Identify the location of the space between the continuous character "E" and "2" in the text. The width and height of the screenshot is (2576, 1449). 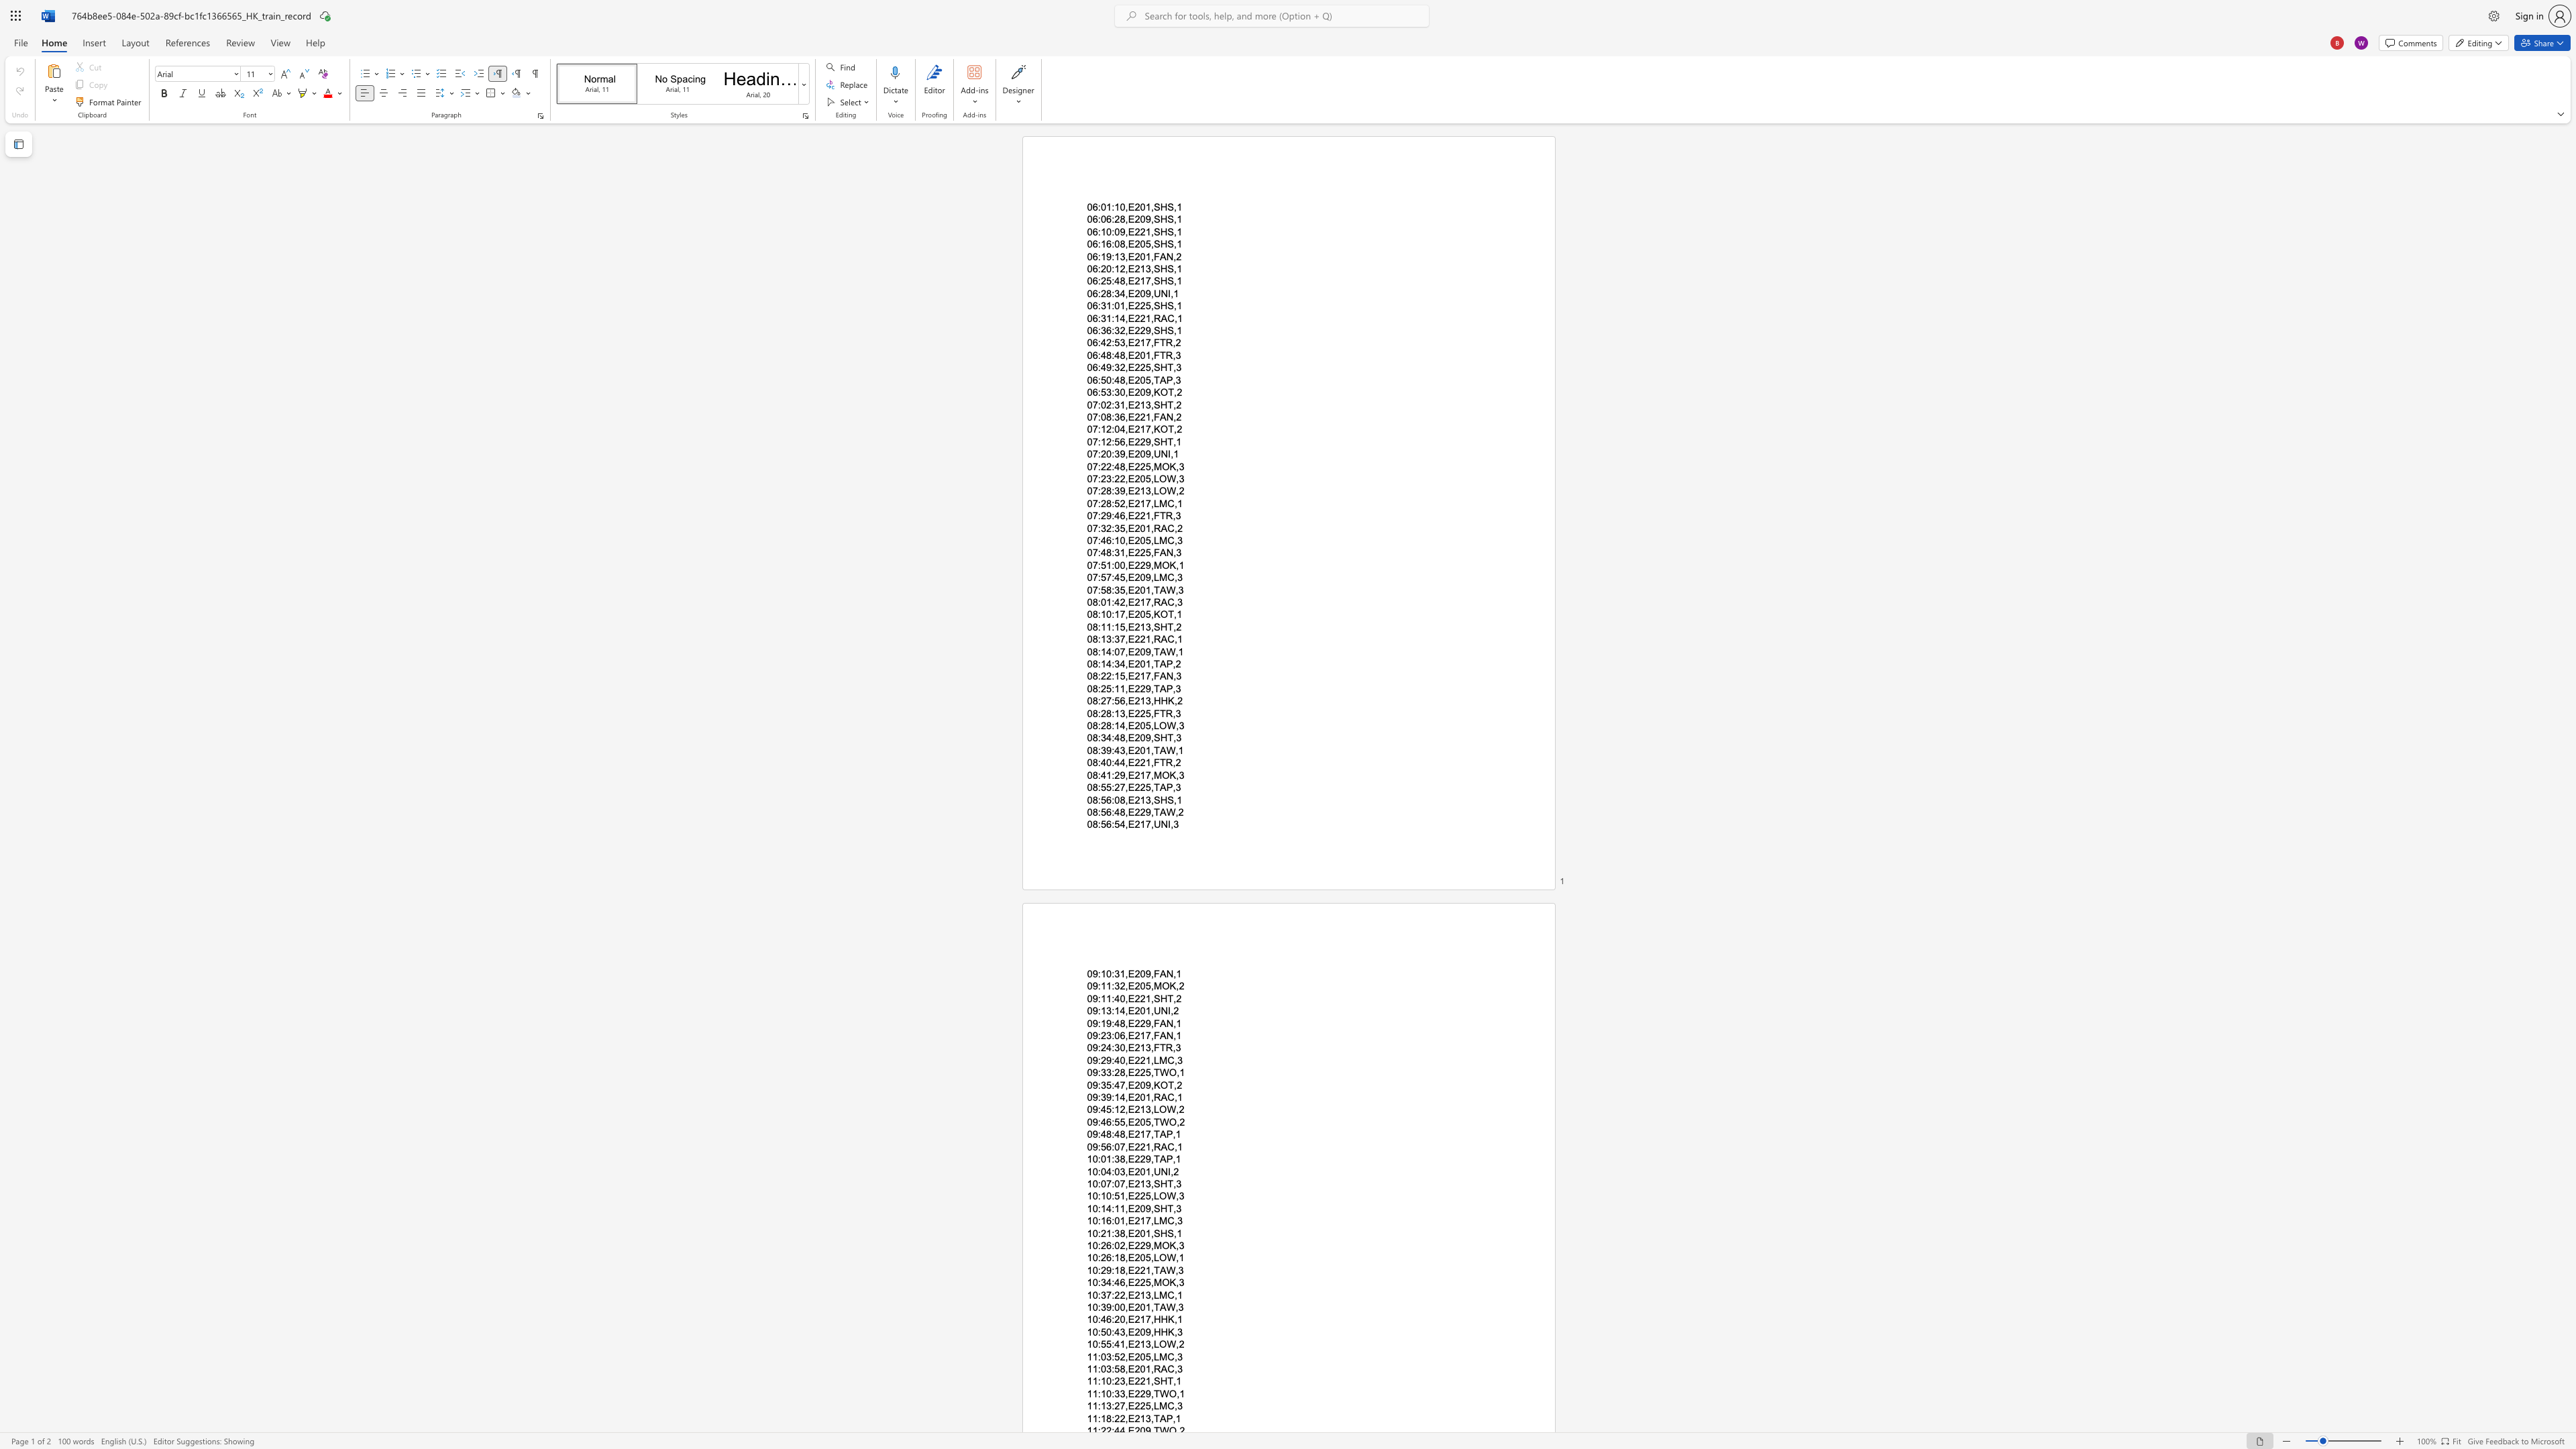
(1133, 1121).